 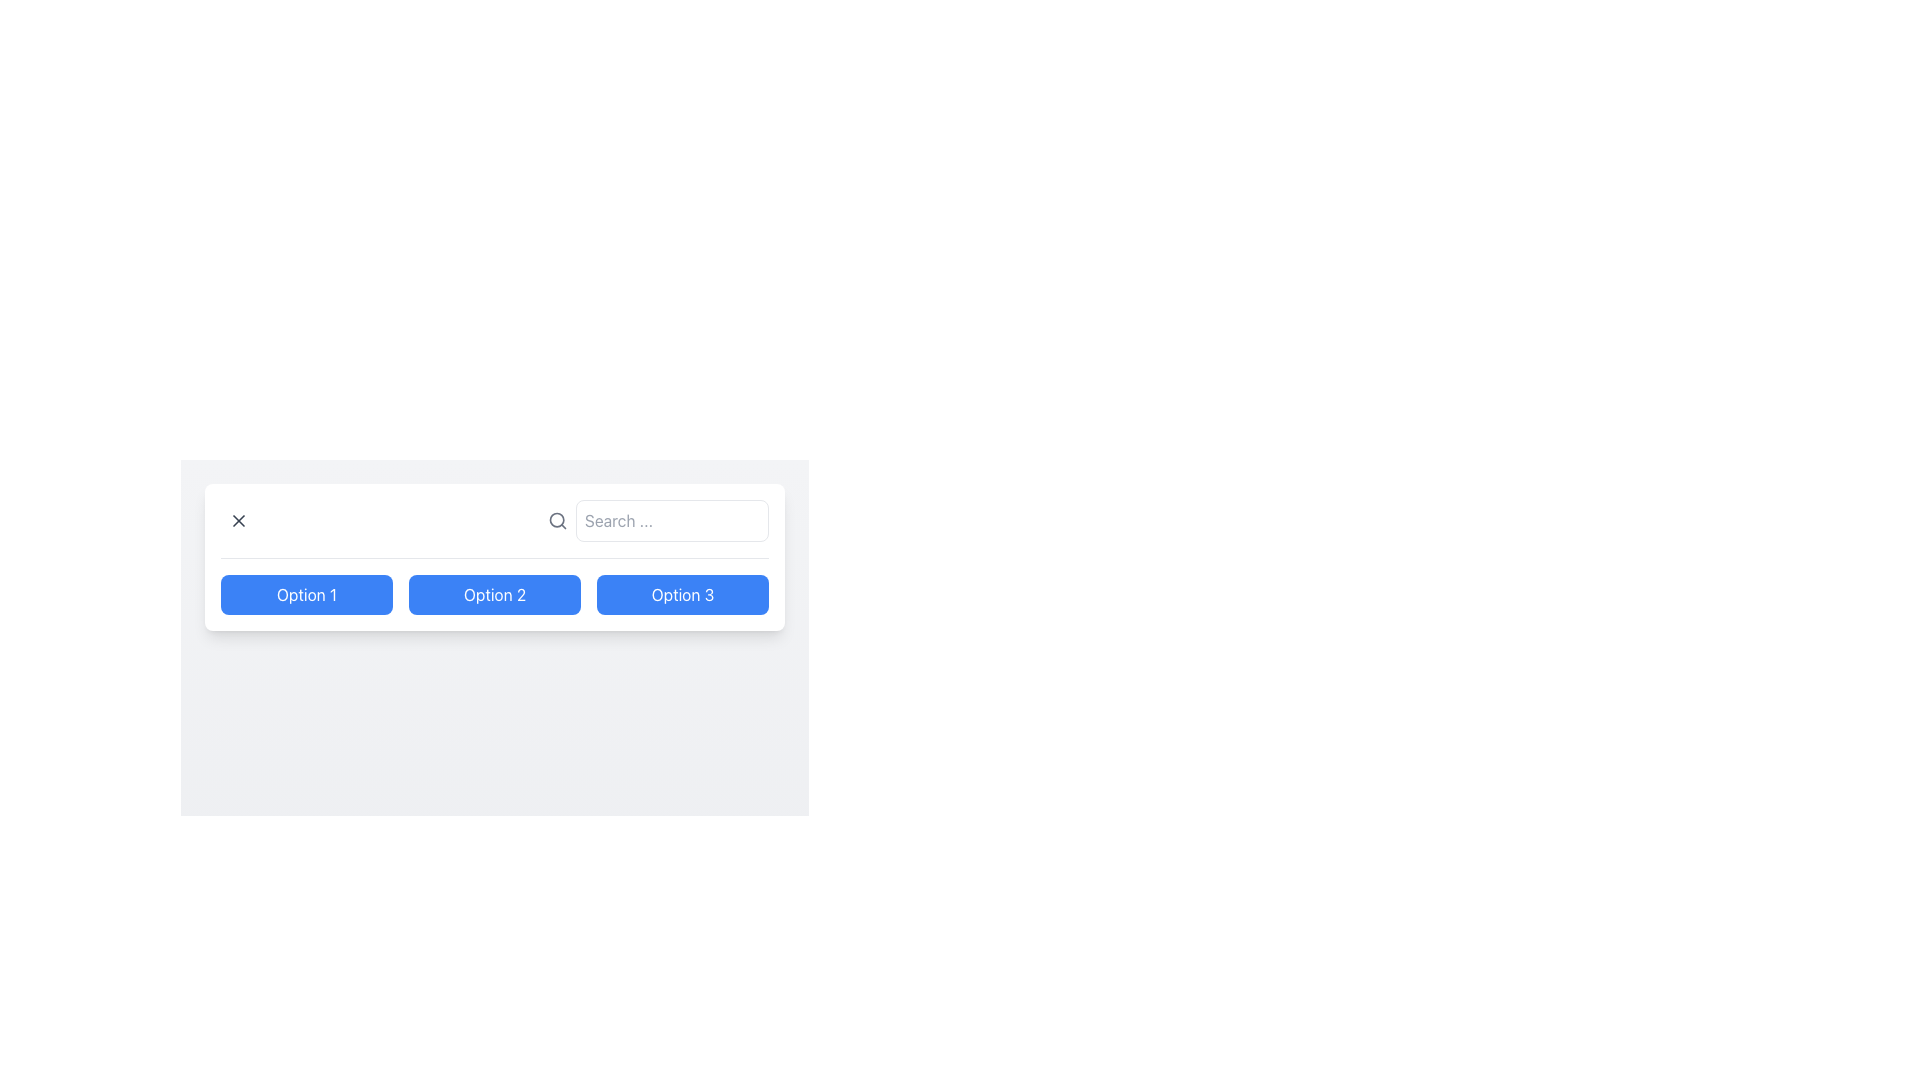 What do you see at coordinates (494, 593) in the screenshot?
I see `the second button labeled 'Option 2' to change its background color` at bounding box center [494, 593].